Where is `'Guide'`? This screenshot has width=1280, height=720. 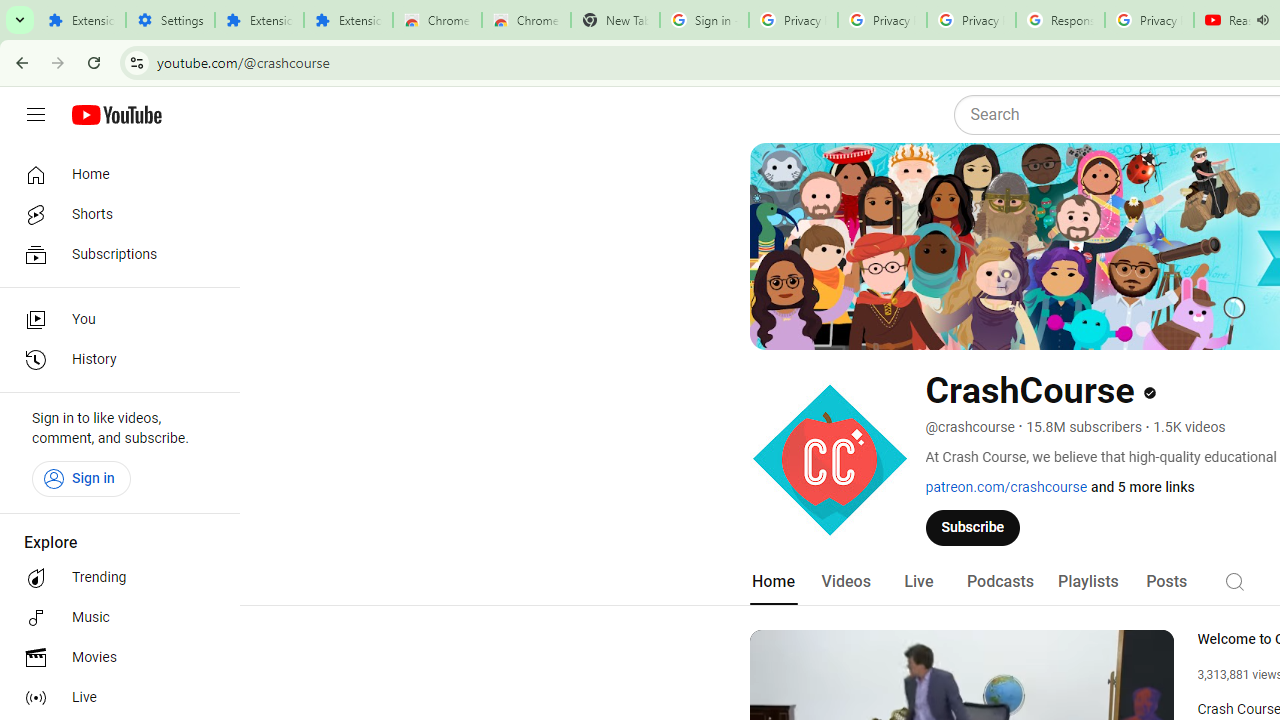 'Guide' is located at coordinates (35, 115).